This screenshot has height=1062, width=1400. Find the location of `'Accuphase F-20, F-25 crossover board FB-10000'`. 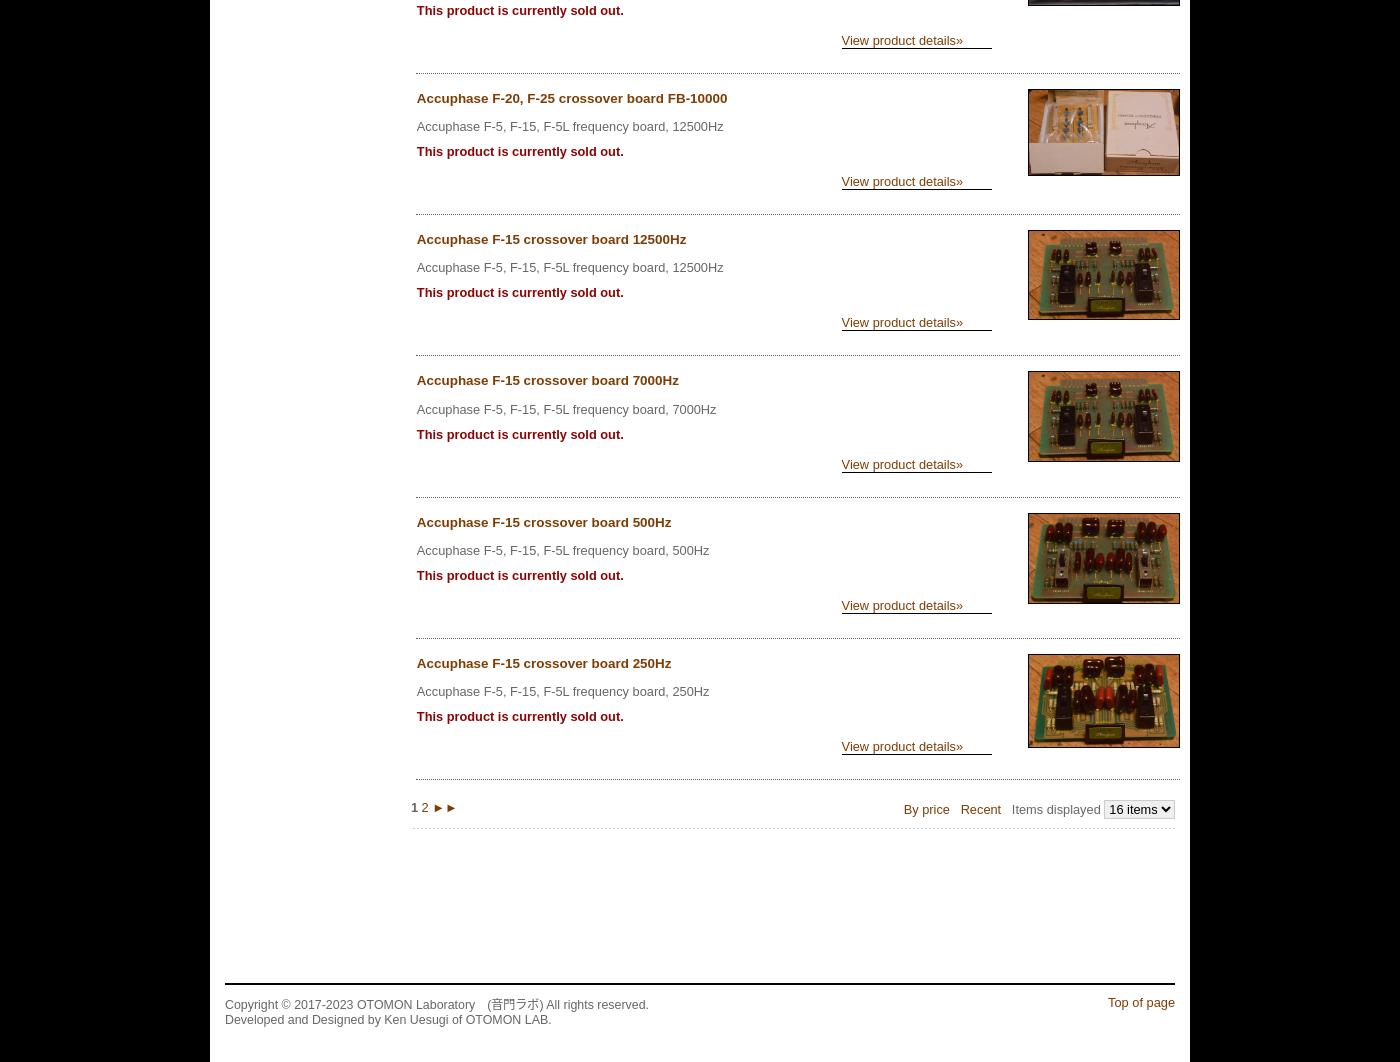

'Accuphase F-20, F-25 crossover board FB-10000' is located at coordinates (571, 98).